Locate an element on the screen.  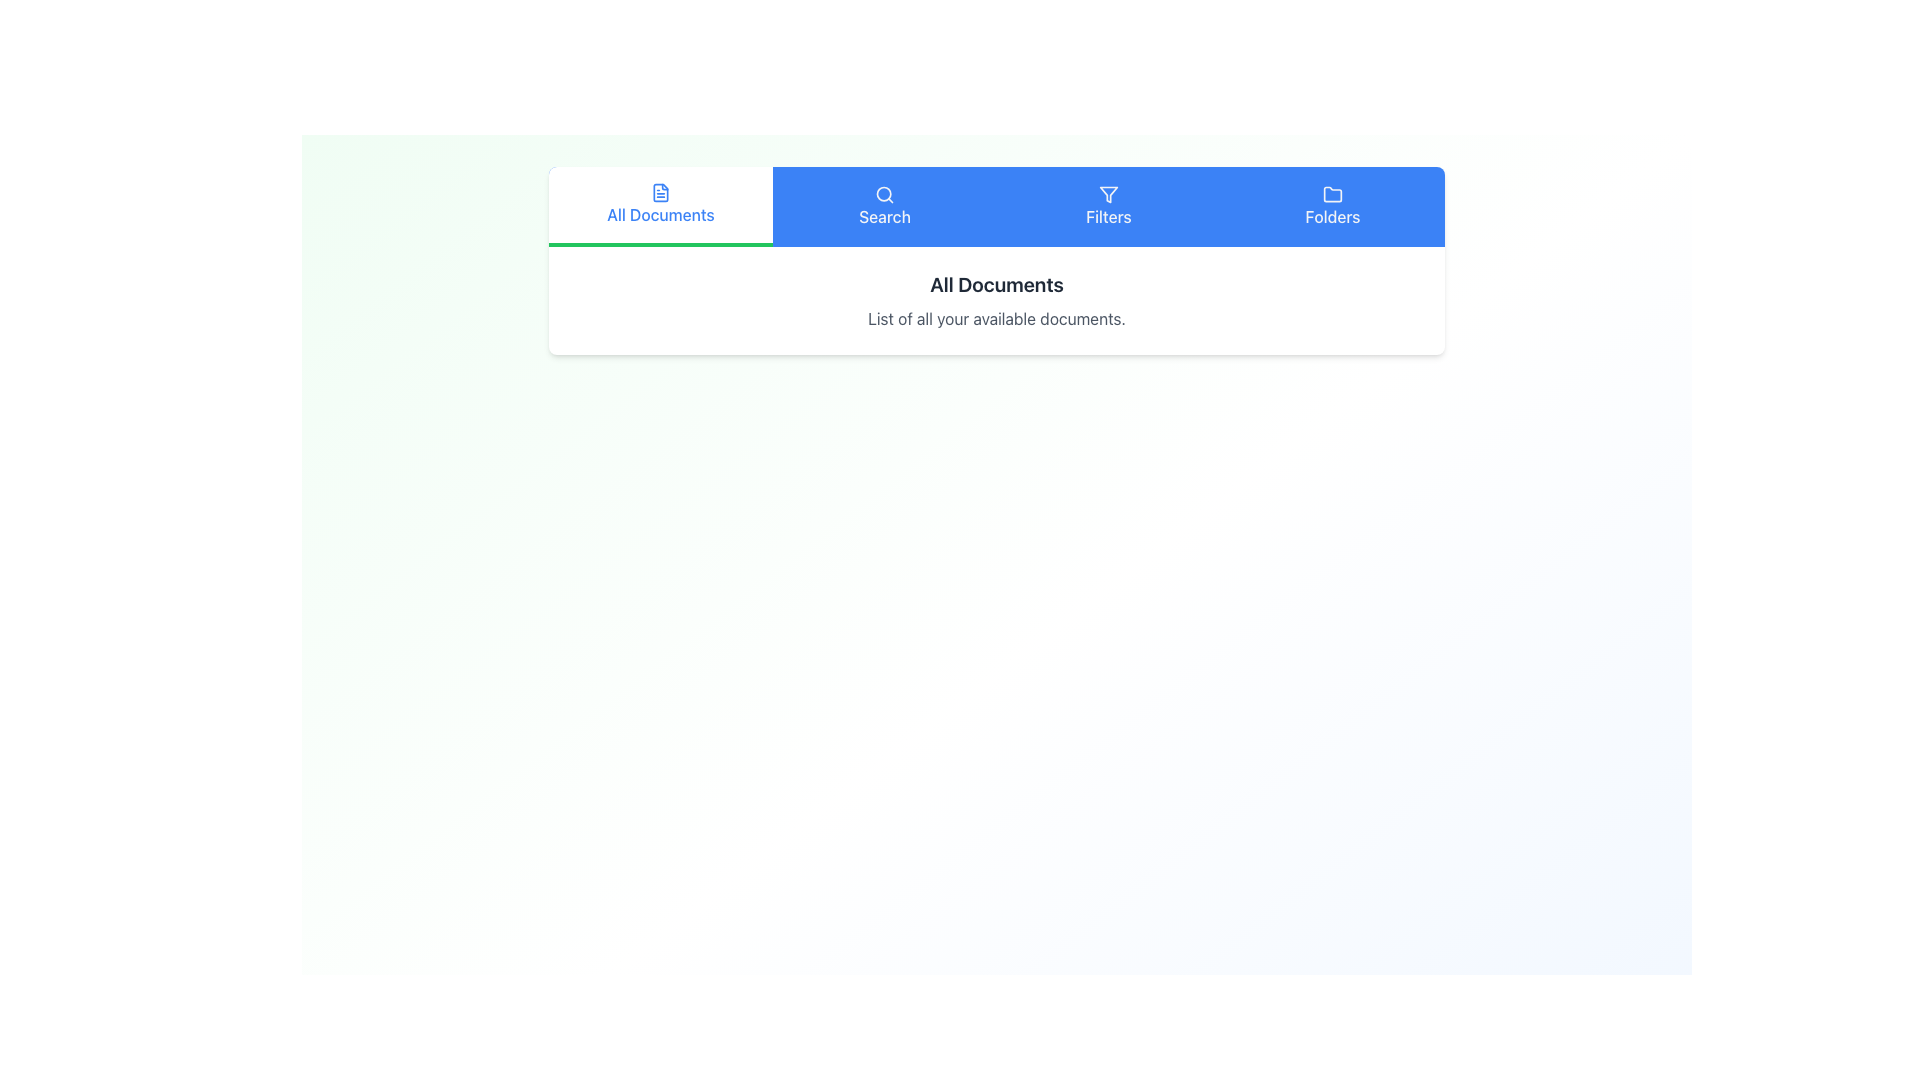
the document icon above the 'All Documents' label to use it as a reference for identifying the section is located at coordinates (661, 192).